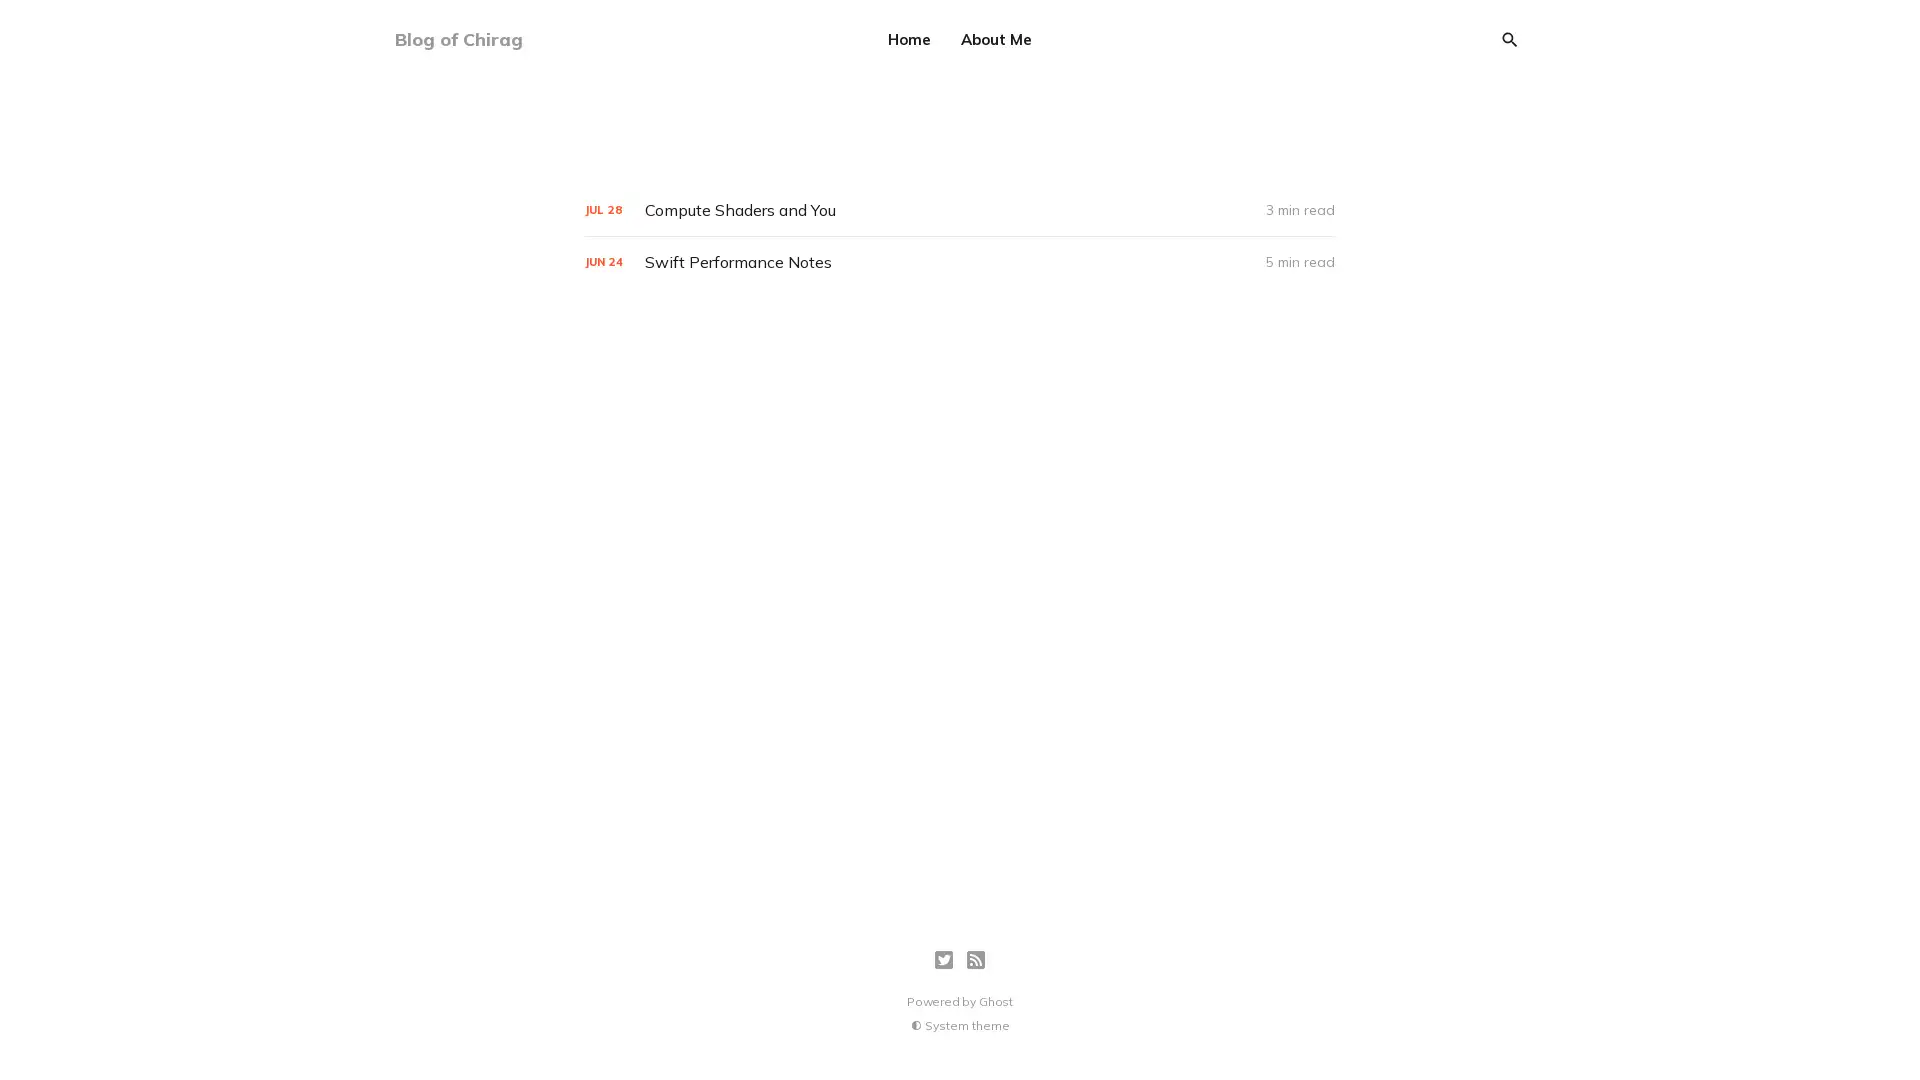  I want to click on Search, so click(1510, 39).